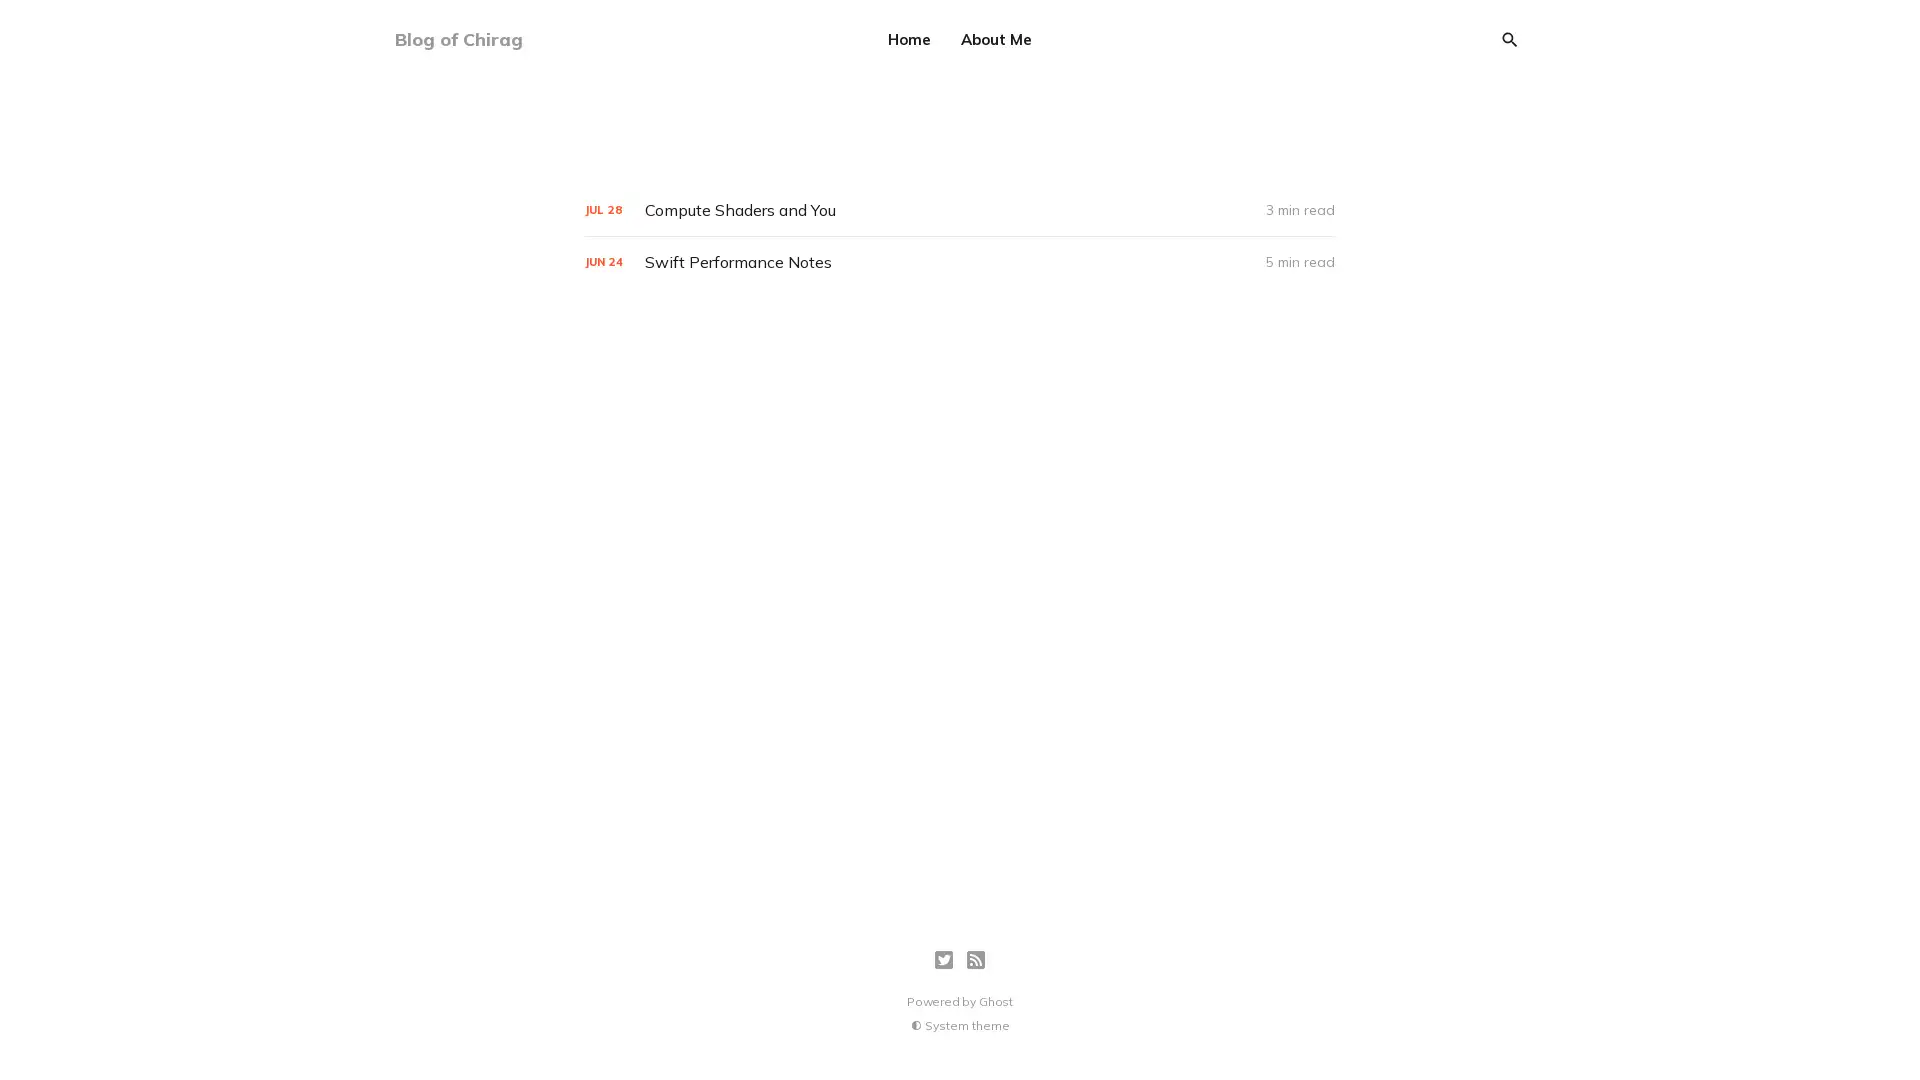  I want to click on Search, so click(1510, 39).